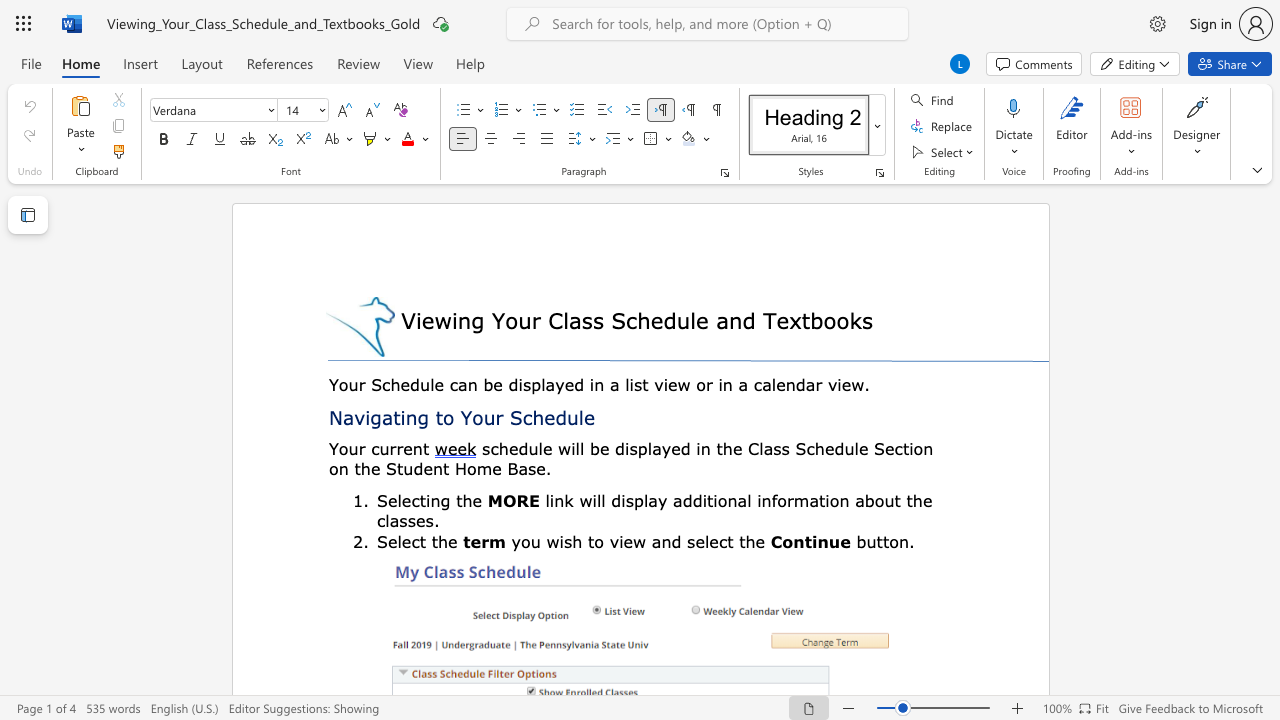 Image resolution: width=1280 pixels, height=720 pixels. Describe the element at coordinates (593, 499) in the screenshot. I see `the 2th character "i" in the text` at that location.